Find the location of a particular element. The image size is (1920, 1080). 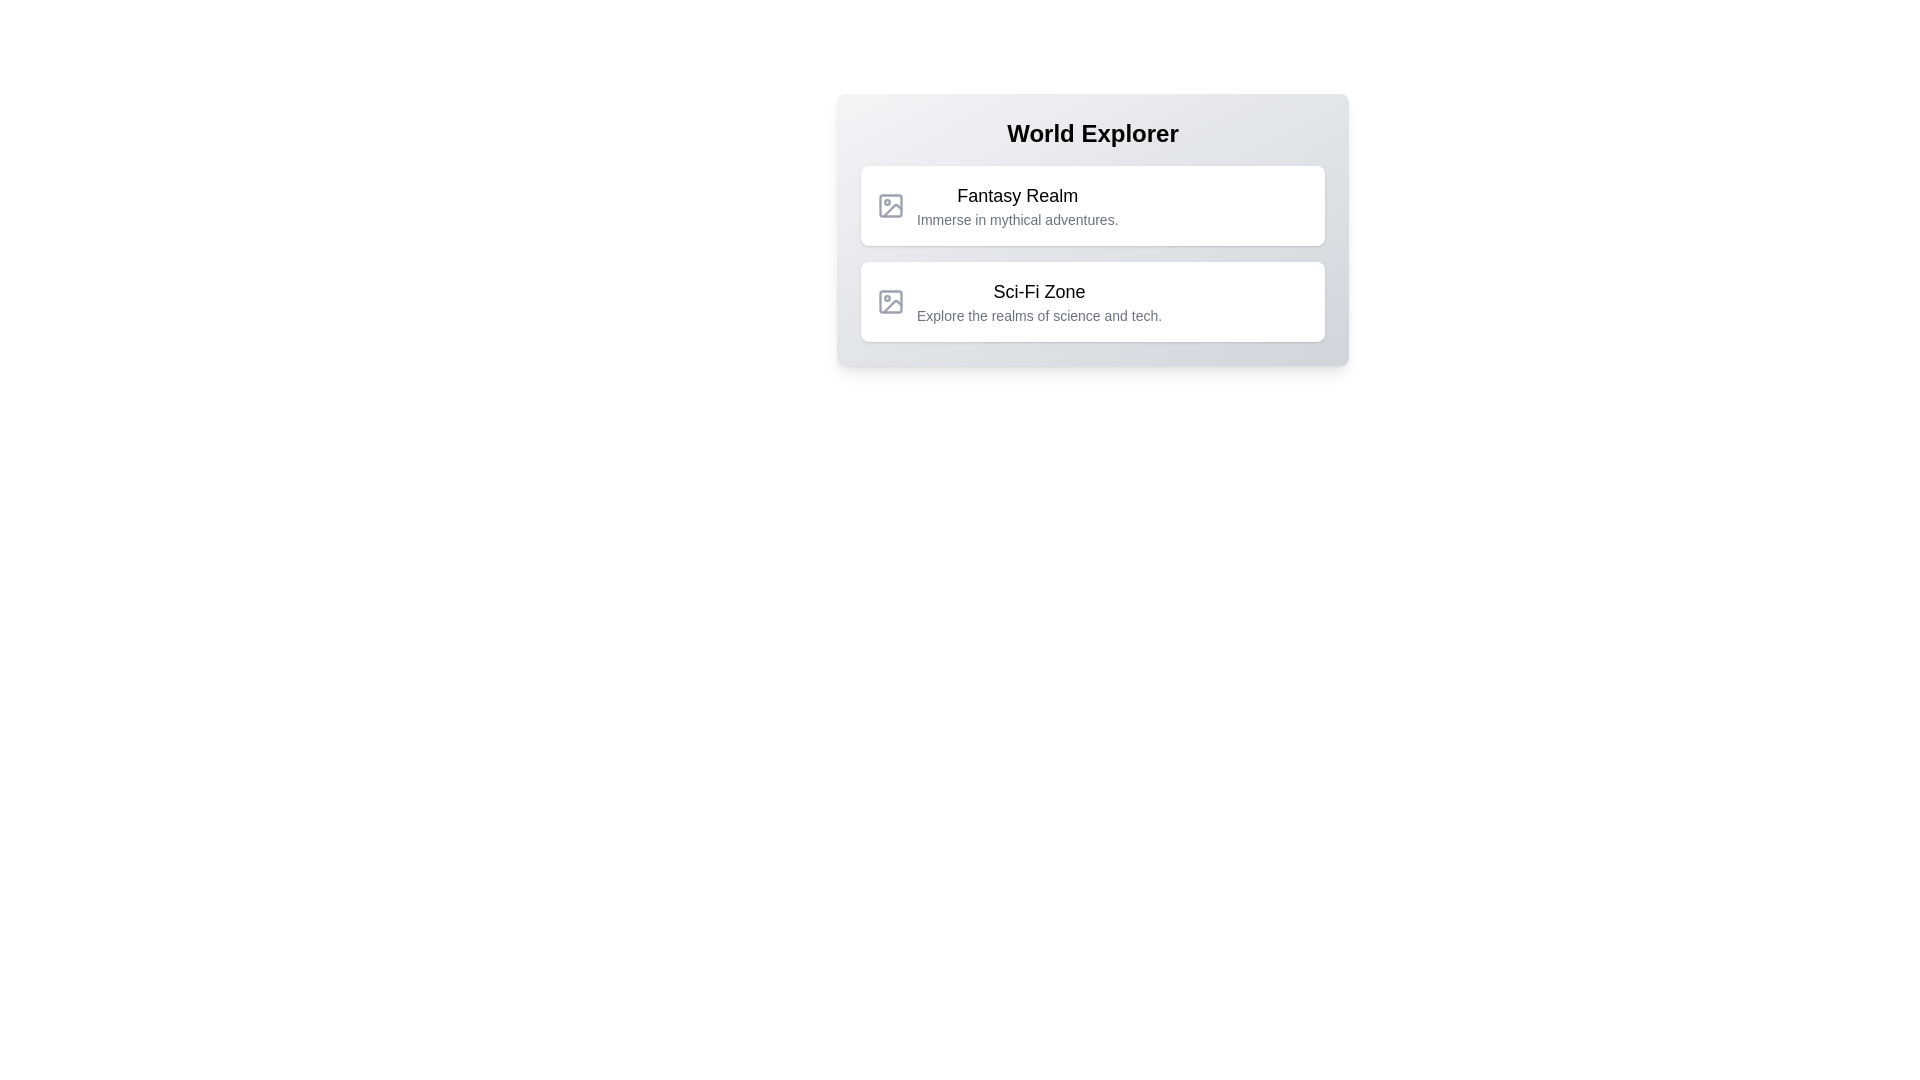

the descriptive subtitle located directly below the 'Fantasy Realm' text, which provides additional context about the option is located at coordinates (1017, 219).